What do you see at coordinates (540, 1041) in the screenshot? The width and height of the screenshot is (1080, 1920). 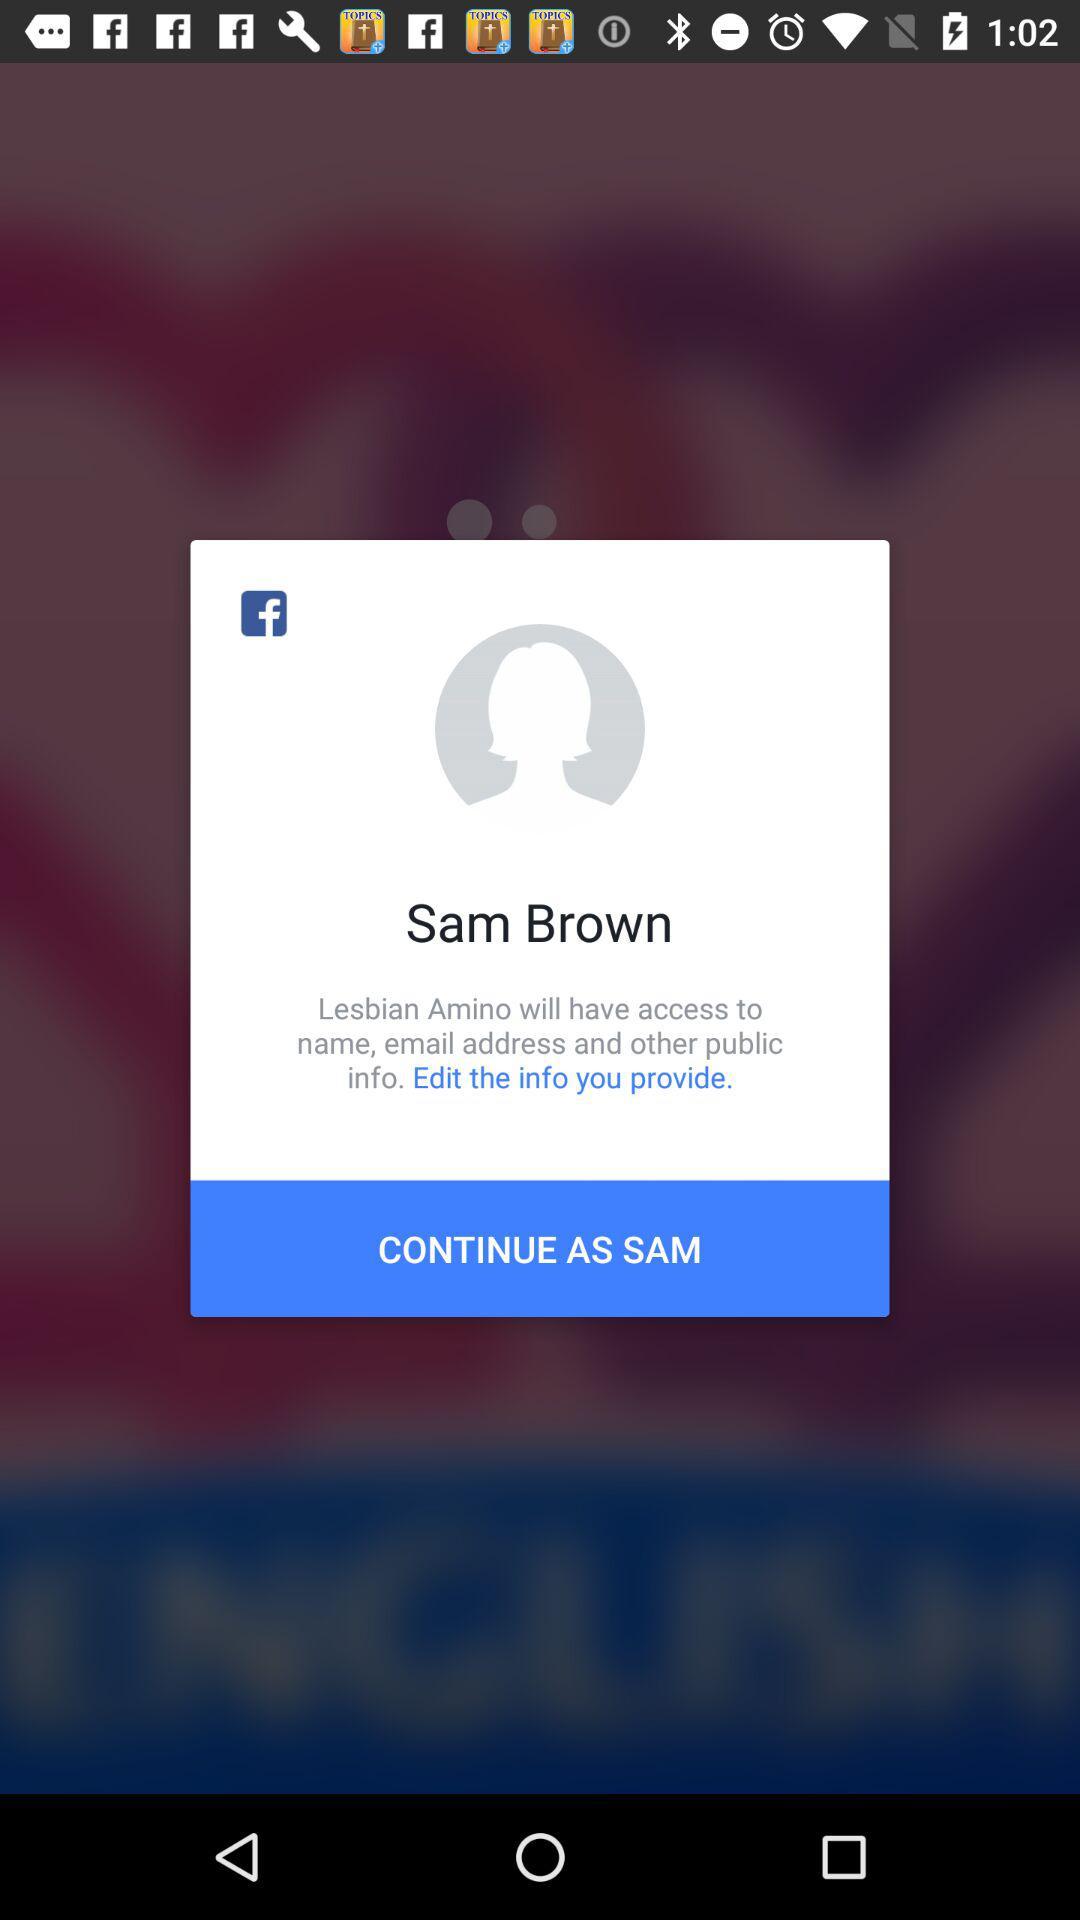 I see `the item below the sam brown` at bounding box center [540, 1041].